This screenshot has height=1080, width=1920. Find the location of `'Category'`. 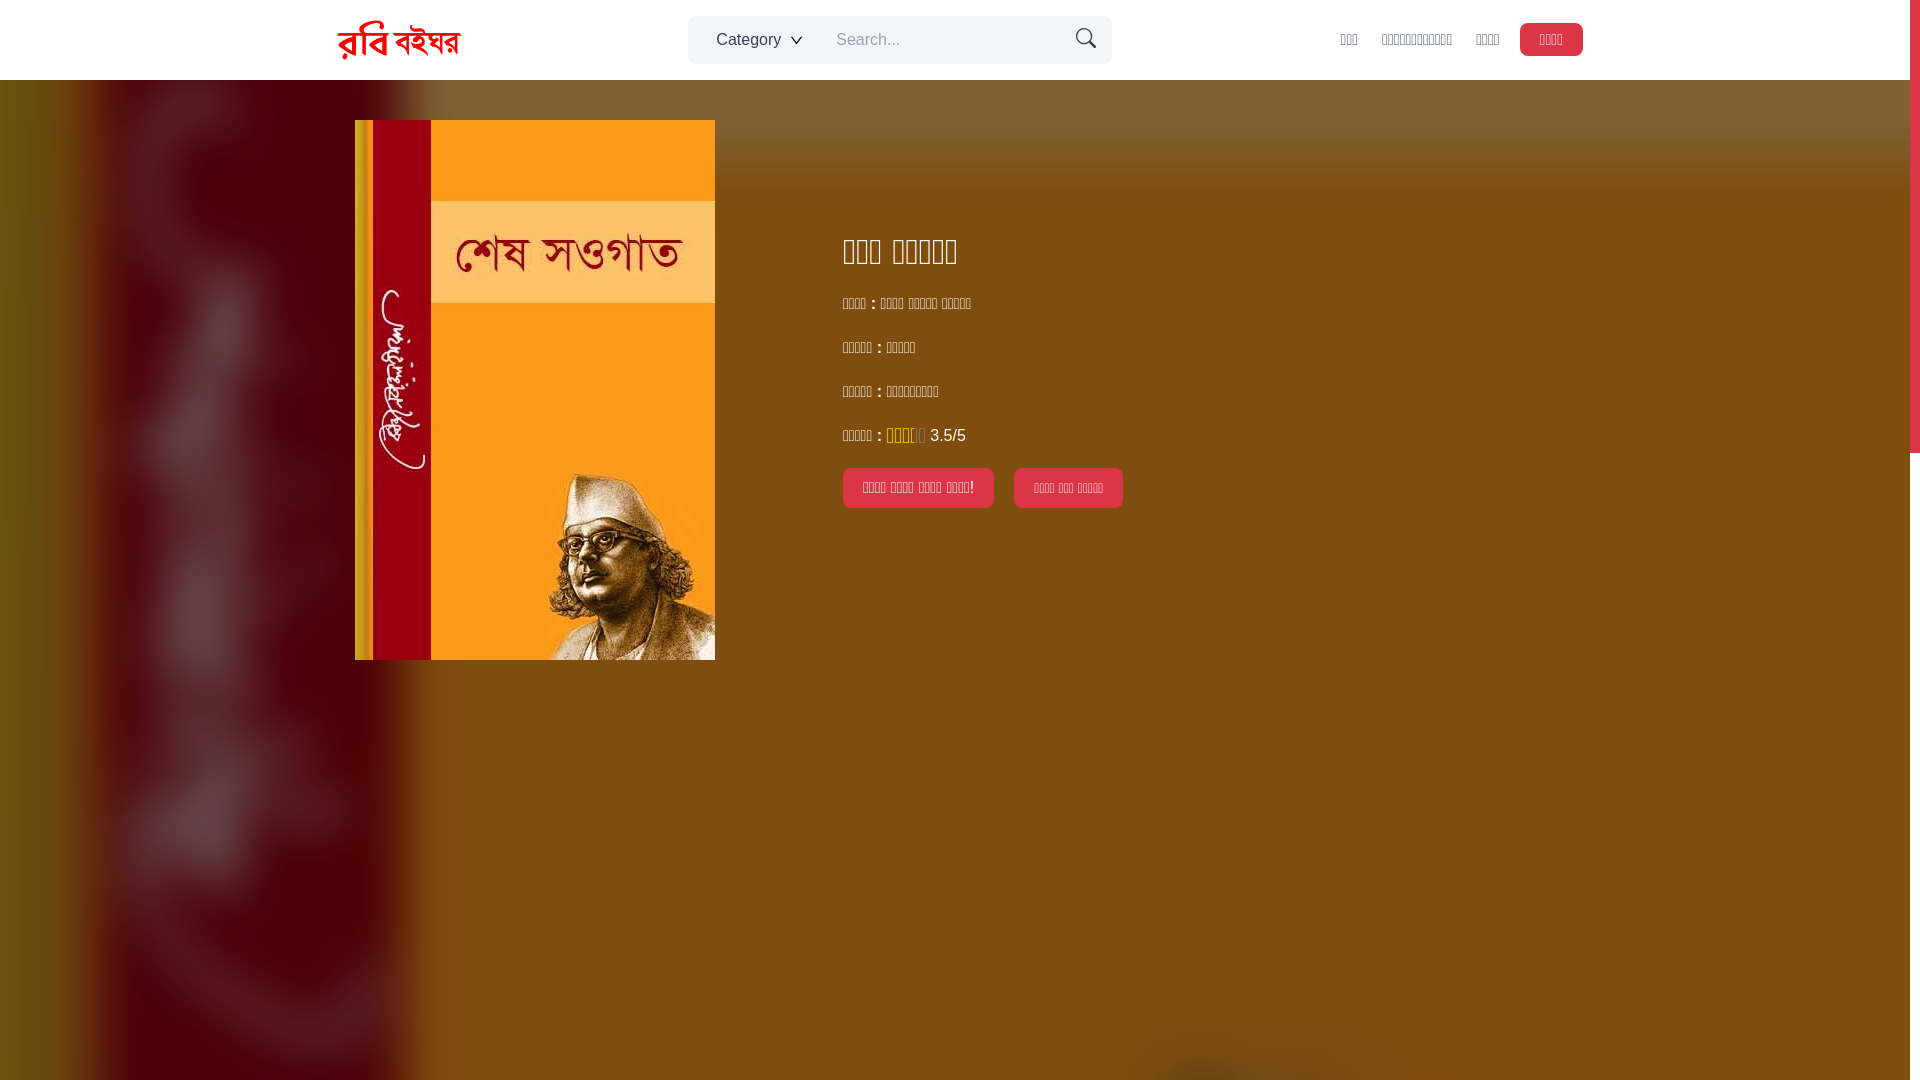

'Category' is located at coordinates (755, 39).